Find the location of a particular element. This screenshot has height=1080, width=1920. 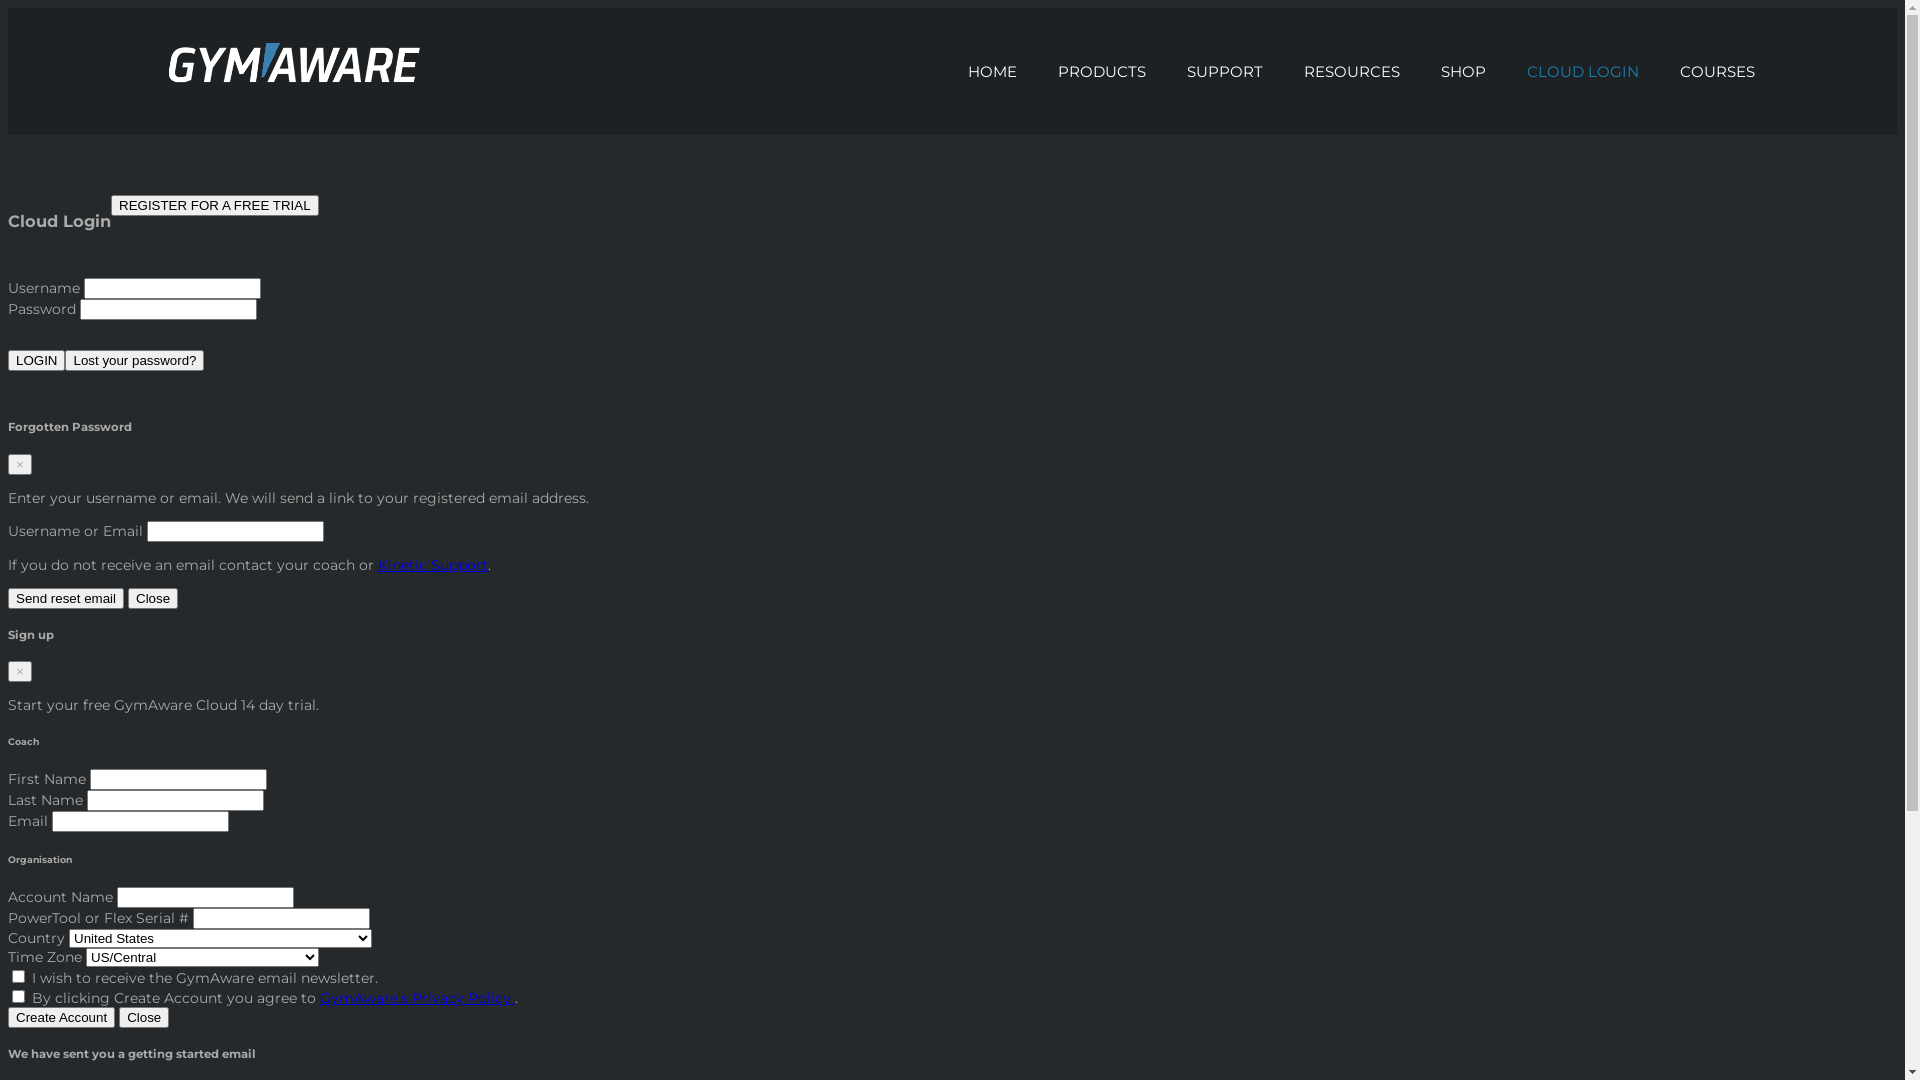

'Close' is located at coordinates (127, 597).